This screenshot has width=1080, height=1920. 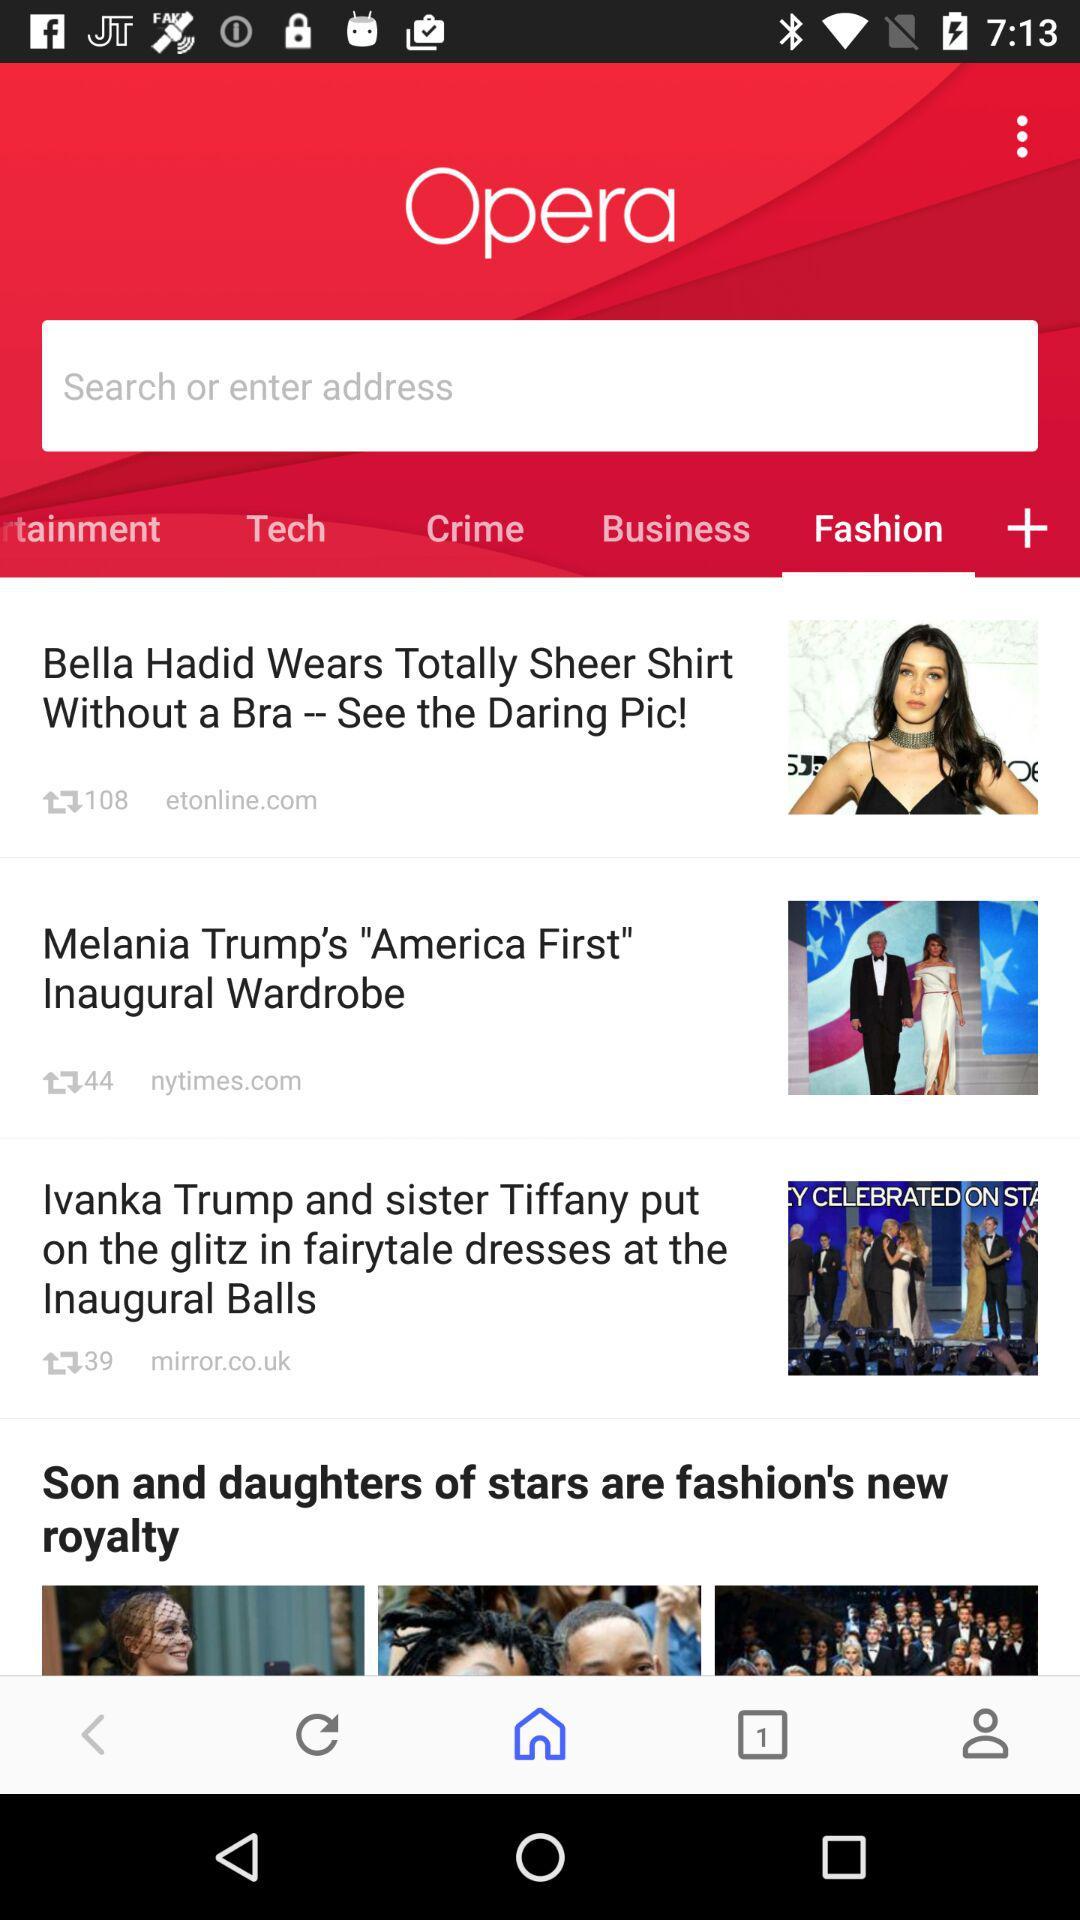 What do you see at coordinates (94, 1733) in the screenshot?
I see `the arrow_backward icon` at bounding box center [94, 1733].